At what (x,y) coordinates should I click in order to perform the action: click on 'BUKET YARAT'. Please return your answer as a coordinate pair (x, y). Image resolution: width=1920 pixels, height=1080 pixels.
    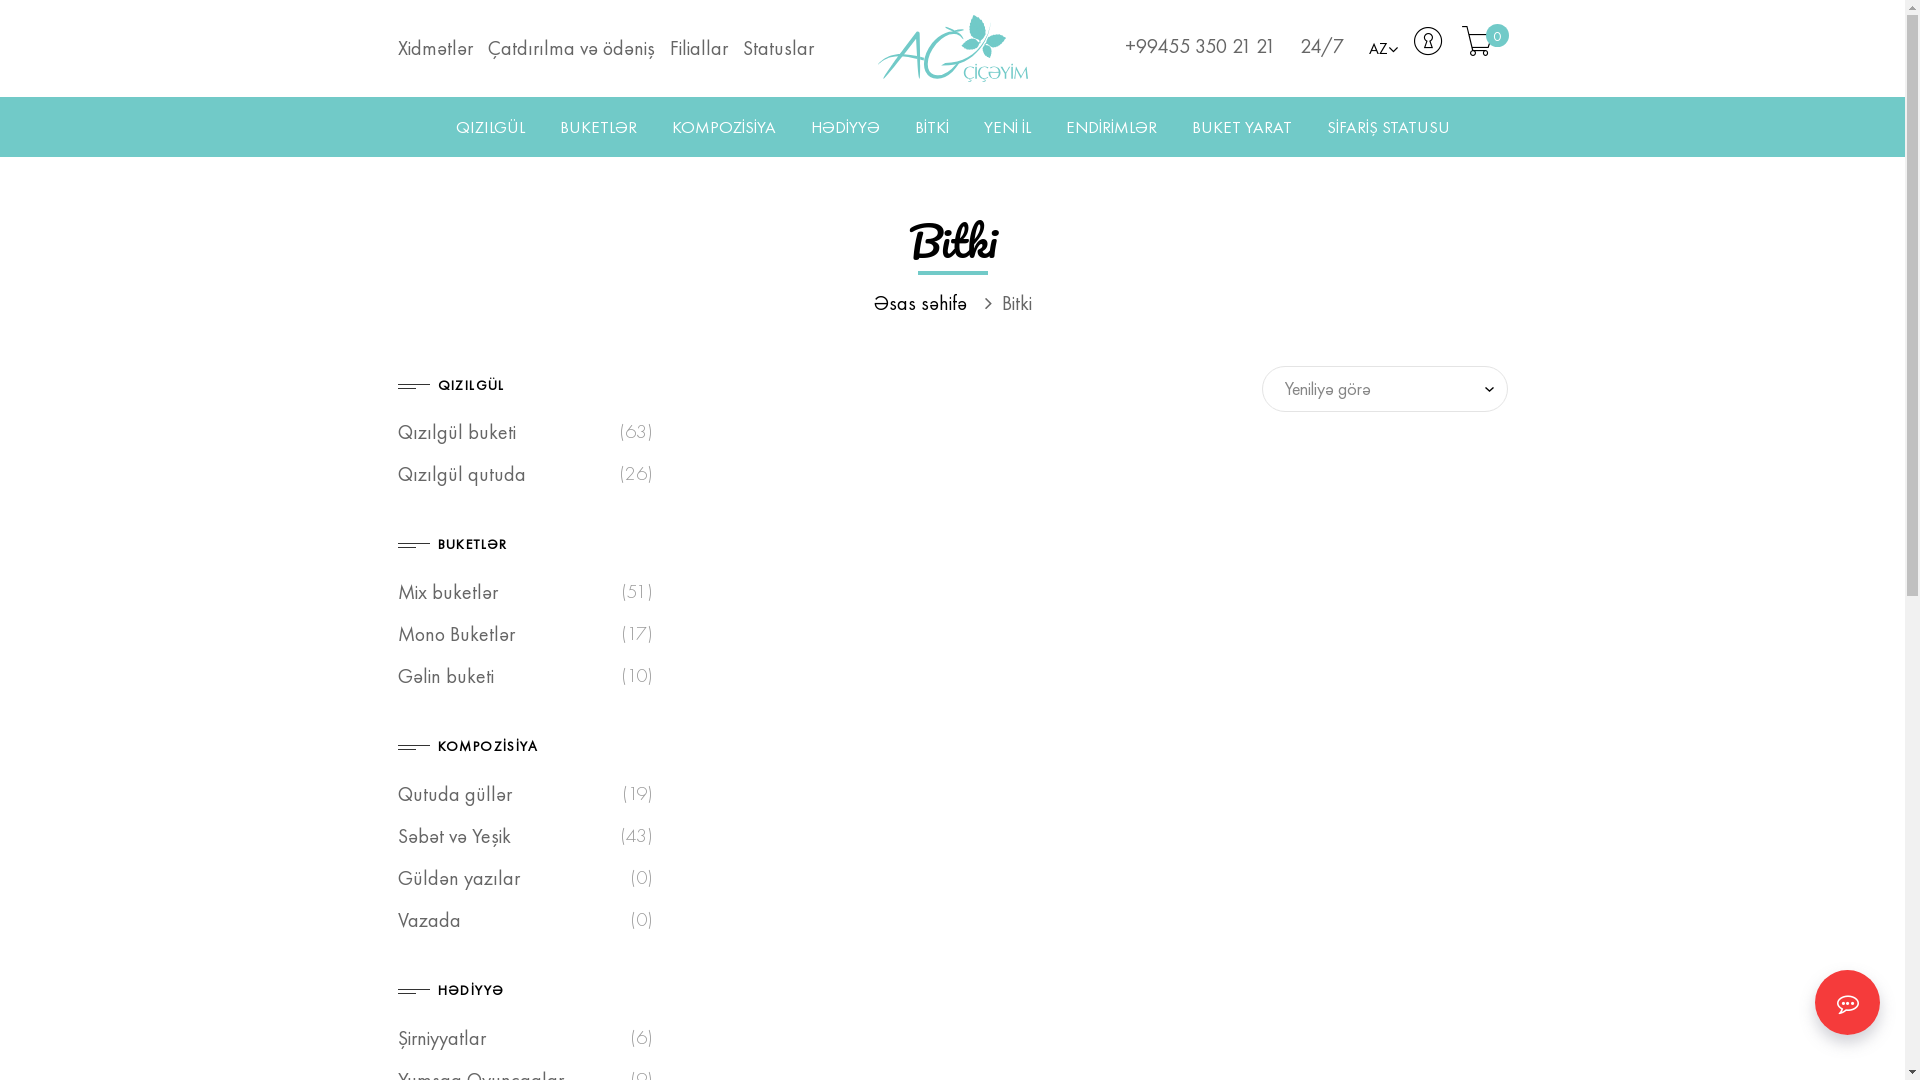
    Looking at the image, I should click on (1241, 127).